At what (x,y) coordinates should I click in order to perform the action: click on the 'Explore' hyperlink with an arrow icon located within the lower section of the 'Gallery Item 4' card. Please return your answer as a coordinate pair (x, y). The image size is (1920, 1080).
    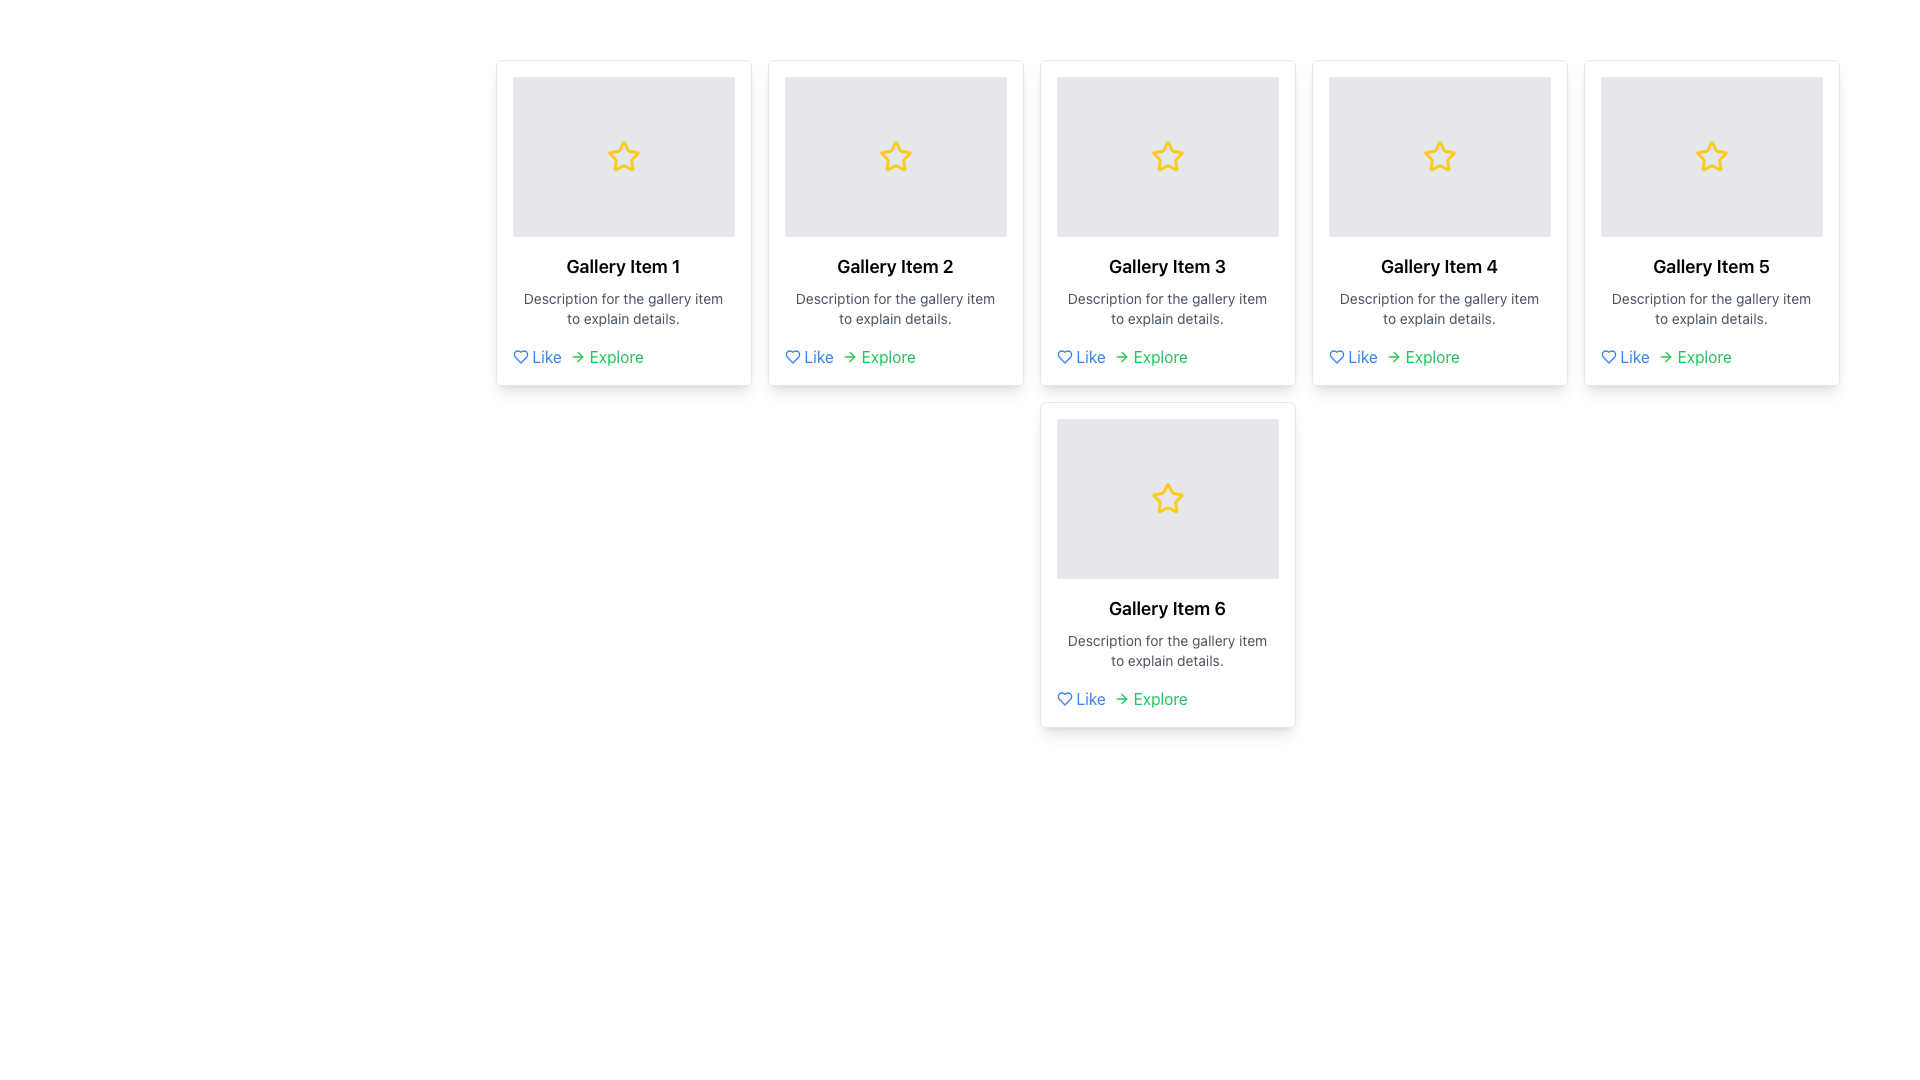
    Looking at the image, I should click on (1421, 356).